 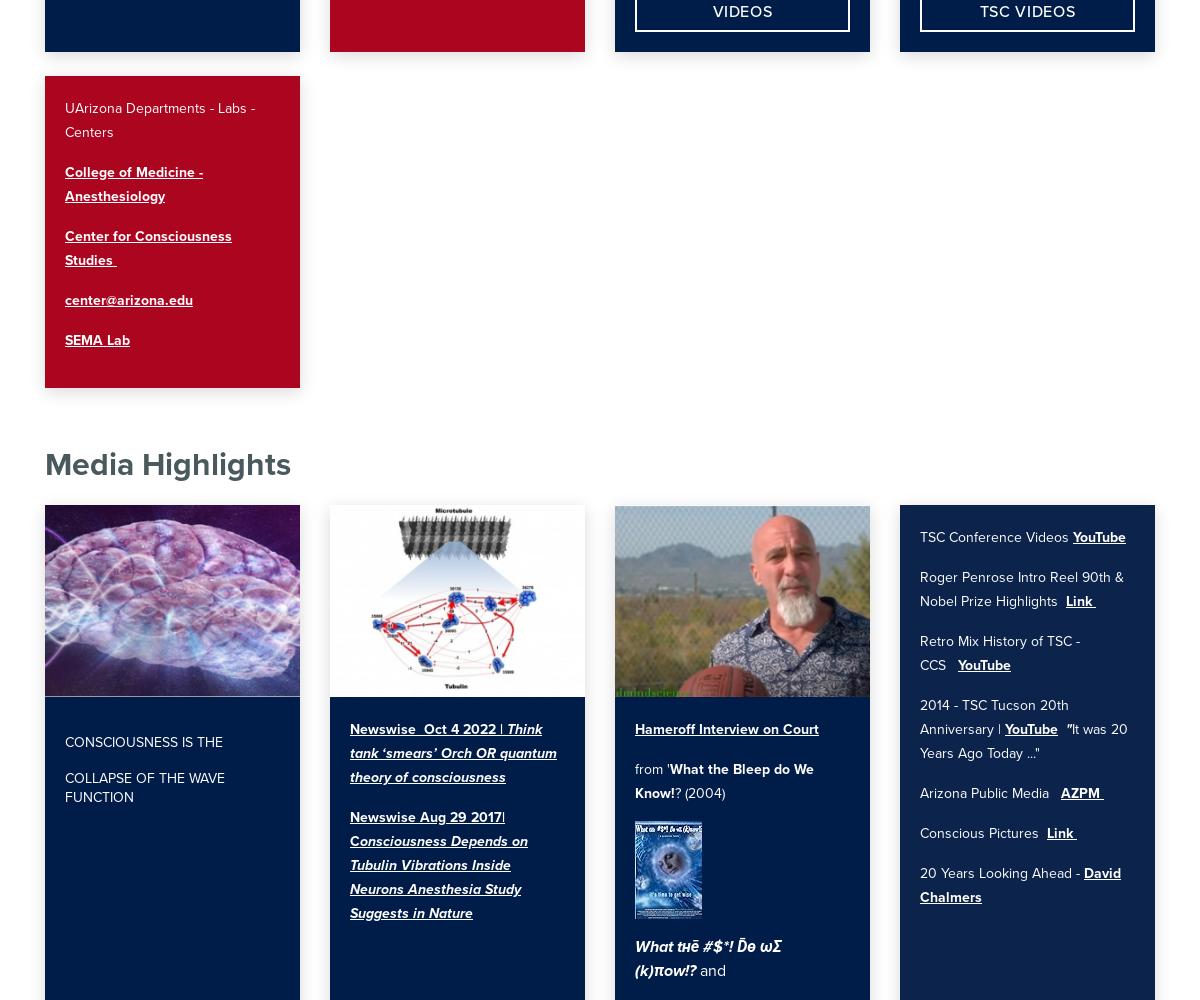 I want to click on 'center@arizona.edu', so click(x=129, y=300).